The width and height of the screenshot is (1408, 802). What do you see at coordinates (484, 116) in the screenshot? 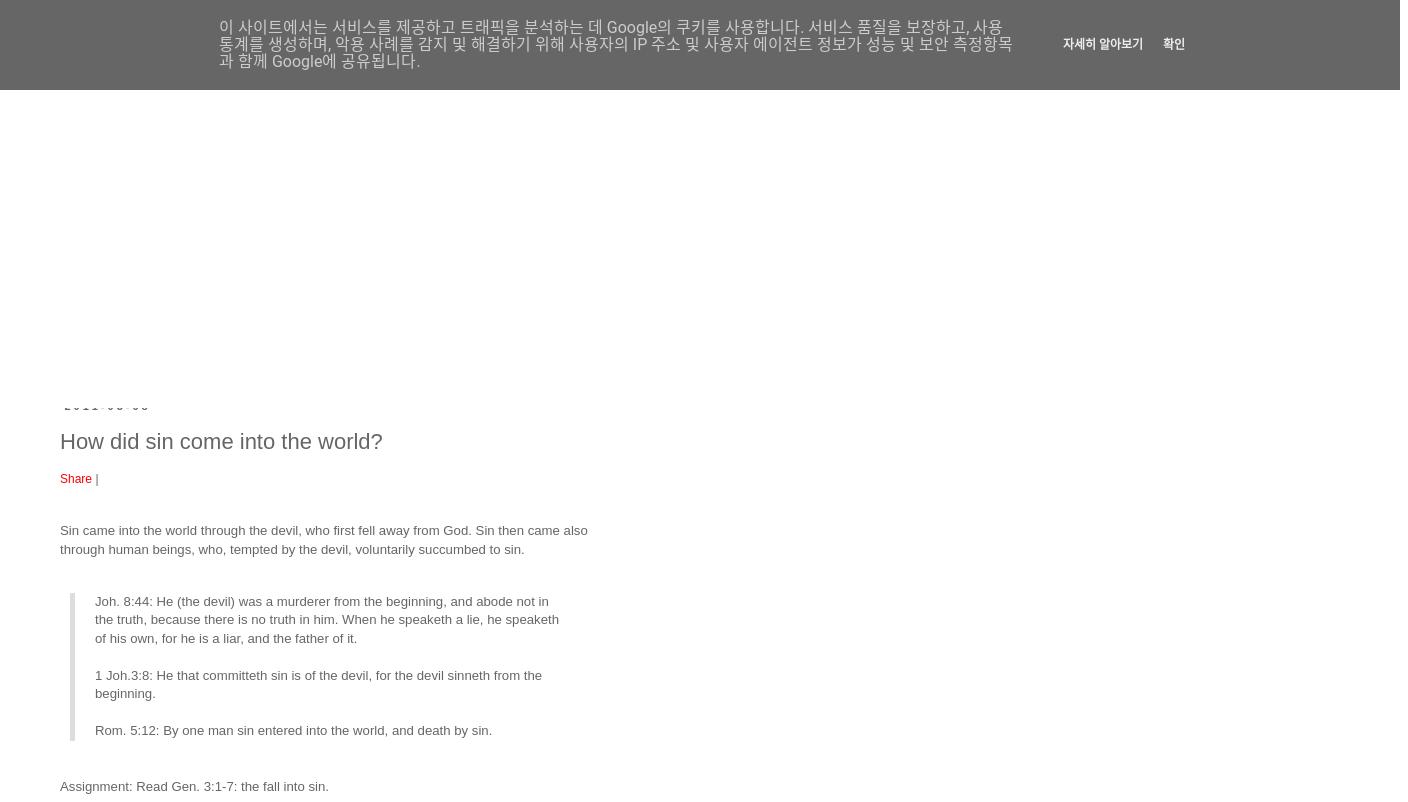
I see `'A Study Of Christian Doctrine'` at bounding box center [484, 116].